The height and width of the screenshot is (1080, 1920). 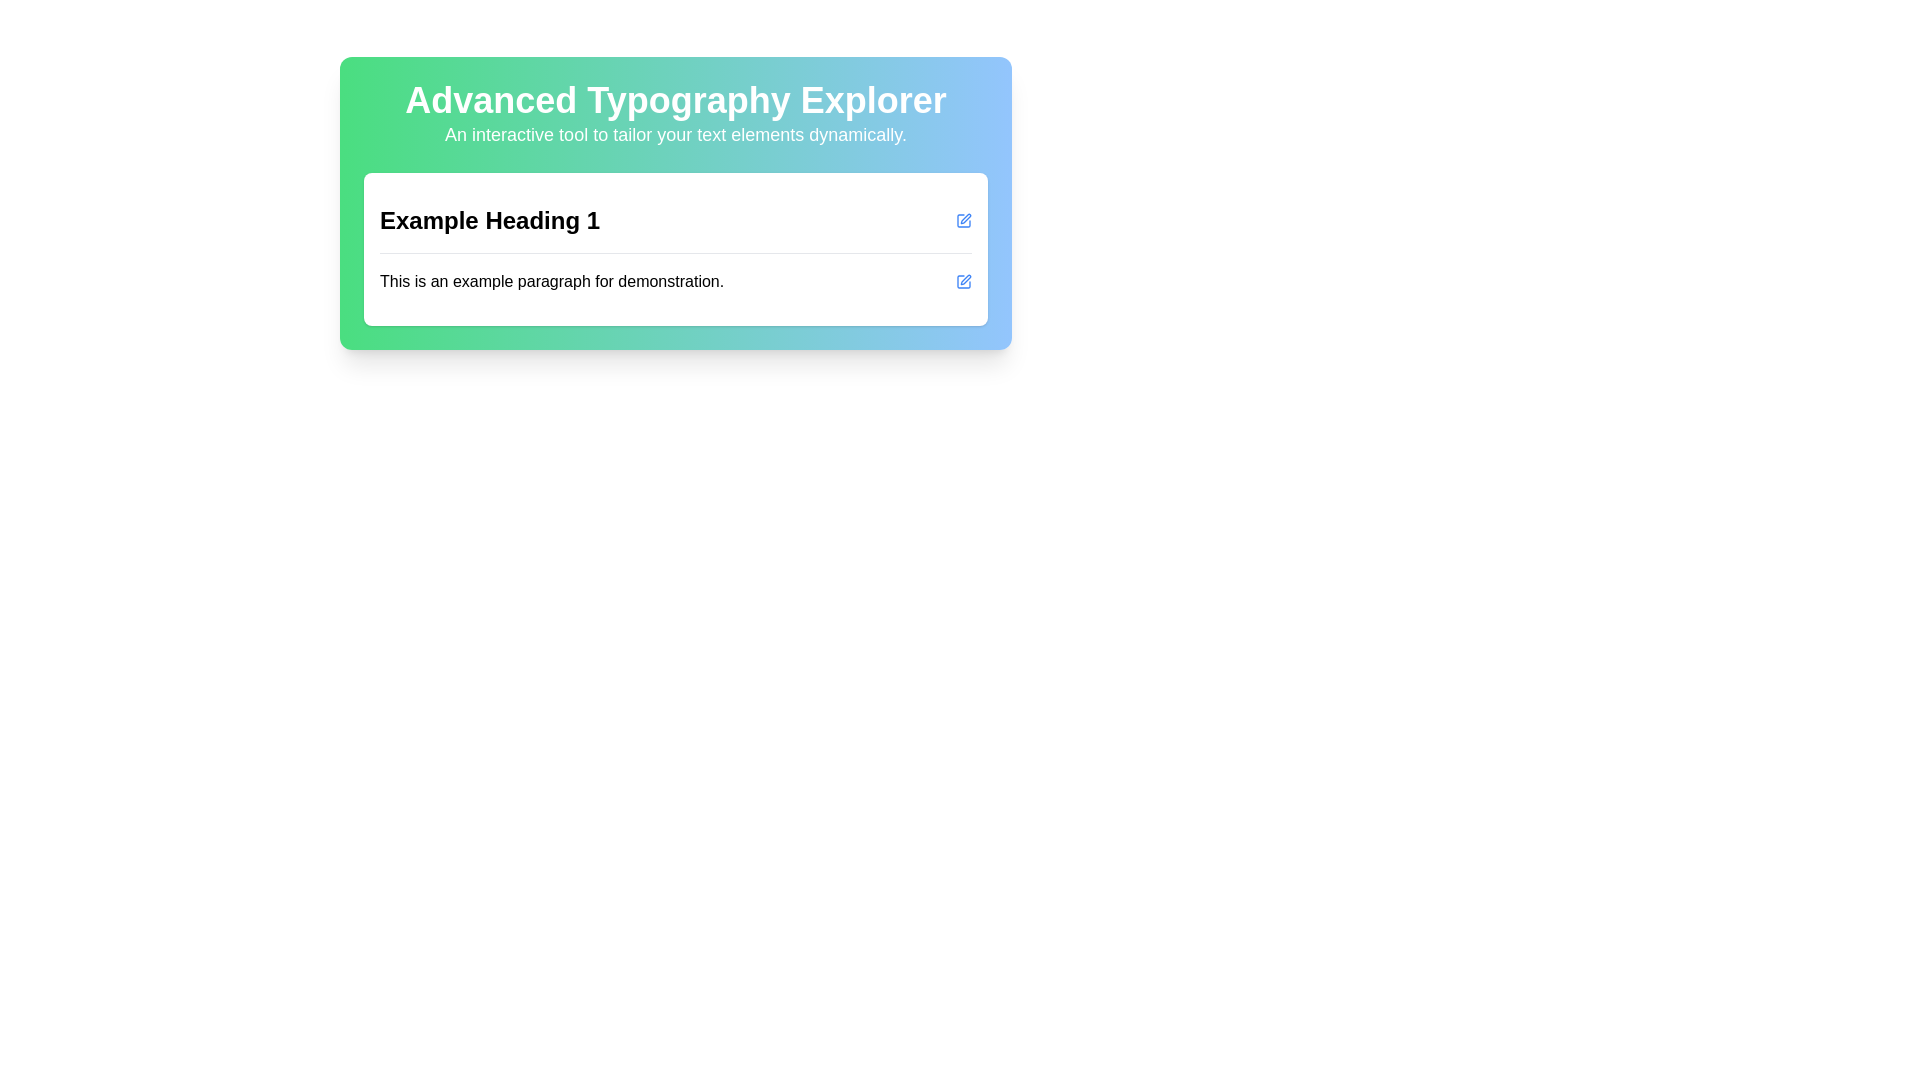 I want to click on keyboard navigation, so click(x=964, y=281).